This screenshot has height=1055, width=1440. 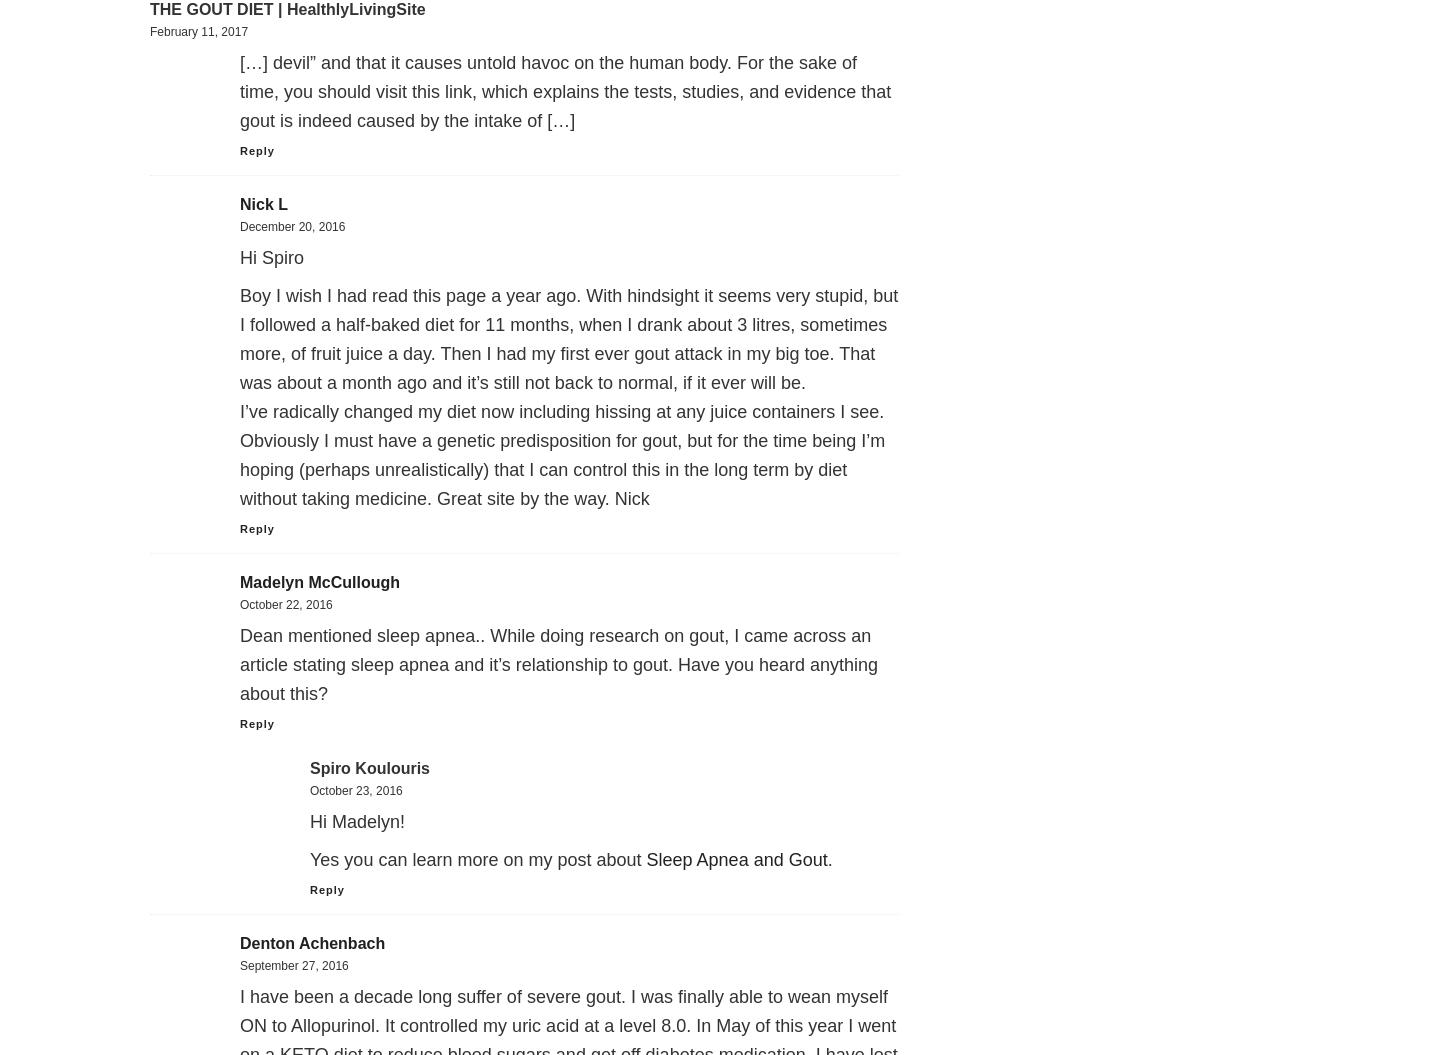 I want to click on 'Dean mentioned sleep apnea.. While doing research on gout, I came across an article stating sleep apnea and it’s relationship to gout. Have you heard anything about this?', so click(x=559, y=663).